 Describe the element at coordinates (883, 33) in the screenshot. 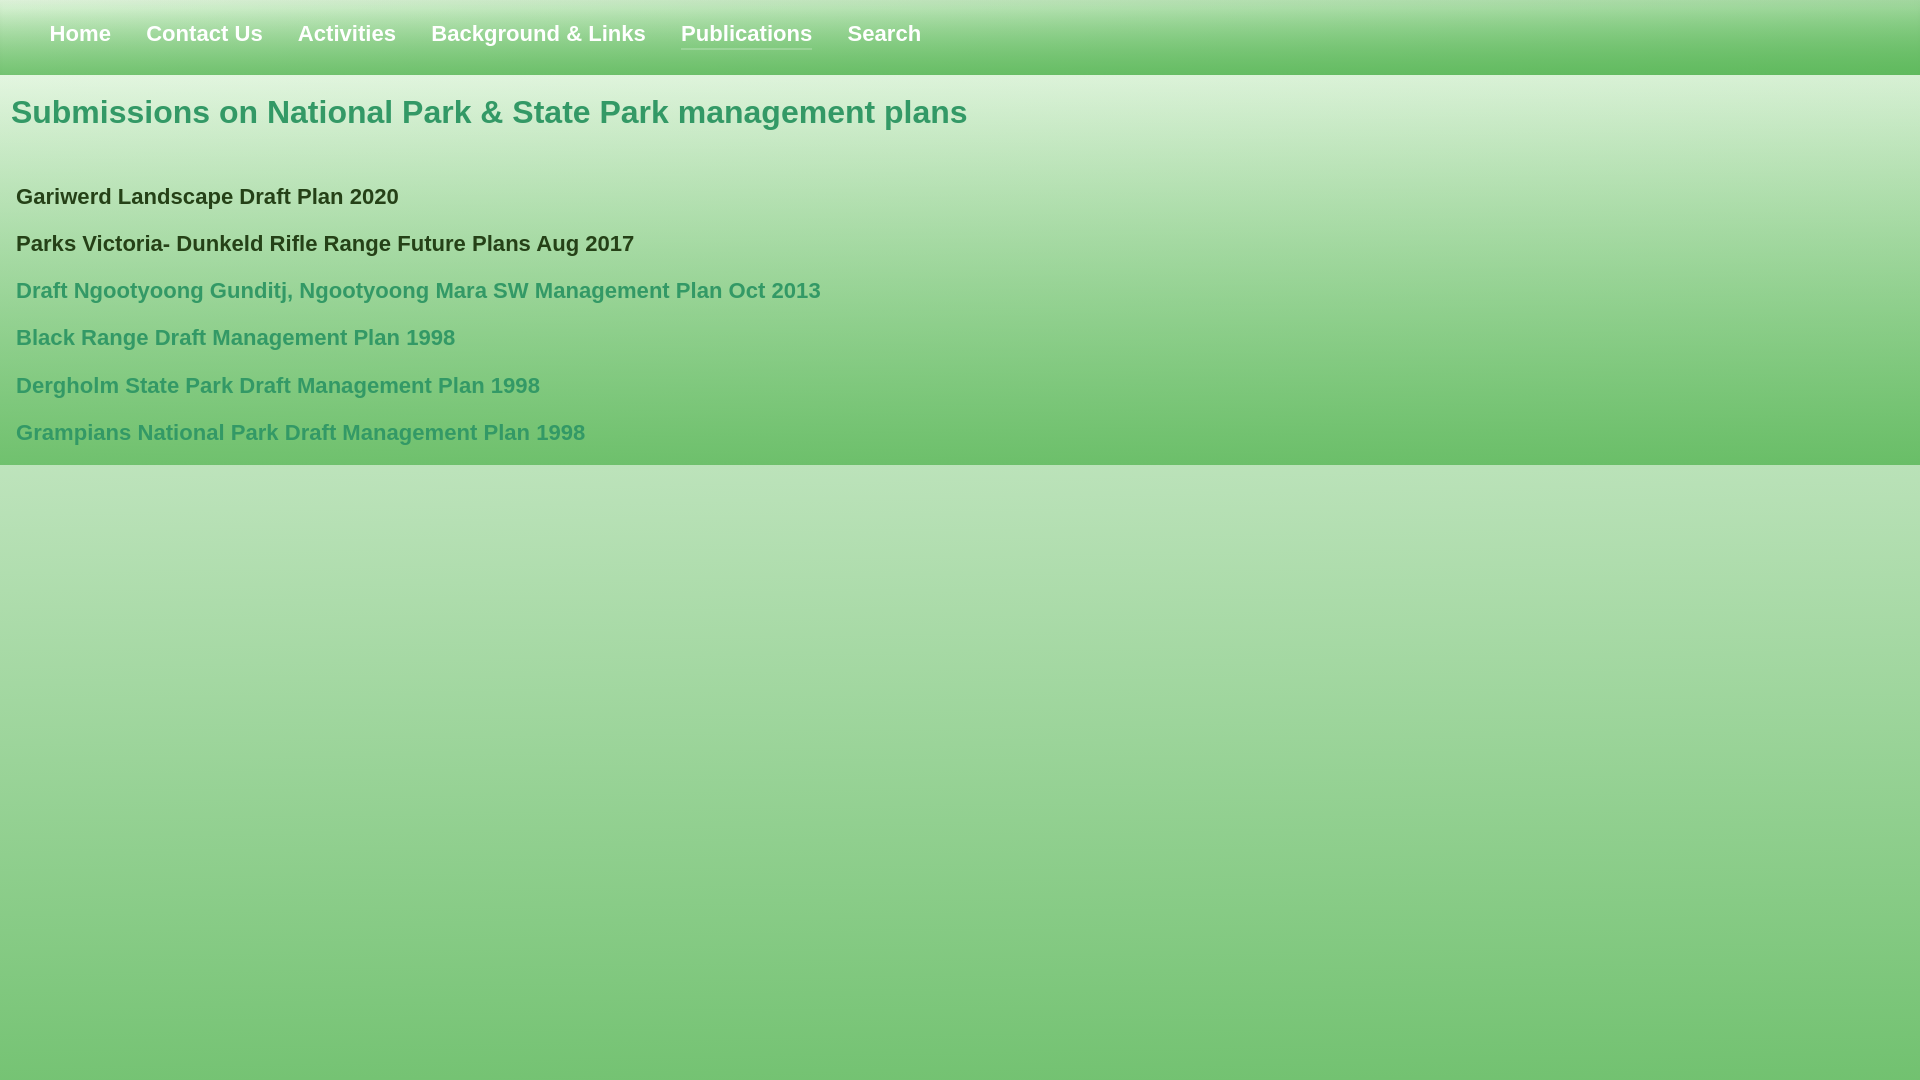

I see `'Search'` at that location.